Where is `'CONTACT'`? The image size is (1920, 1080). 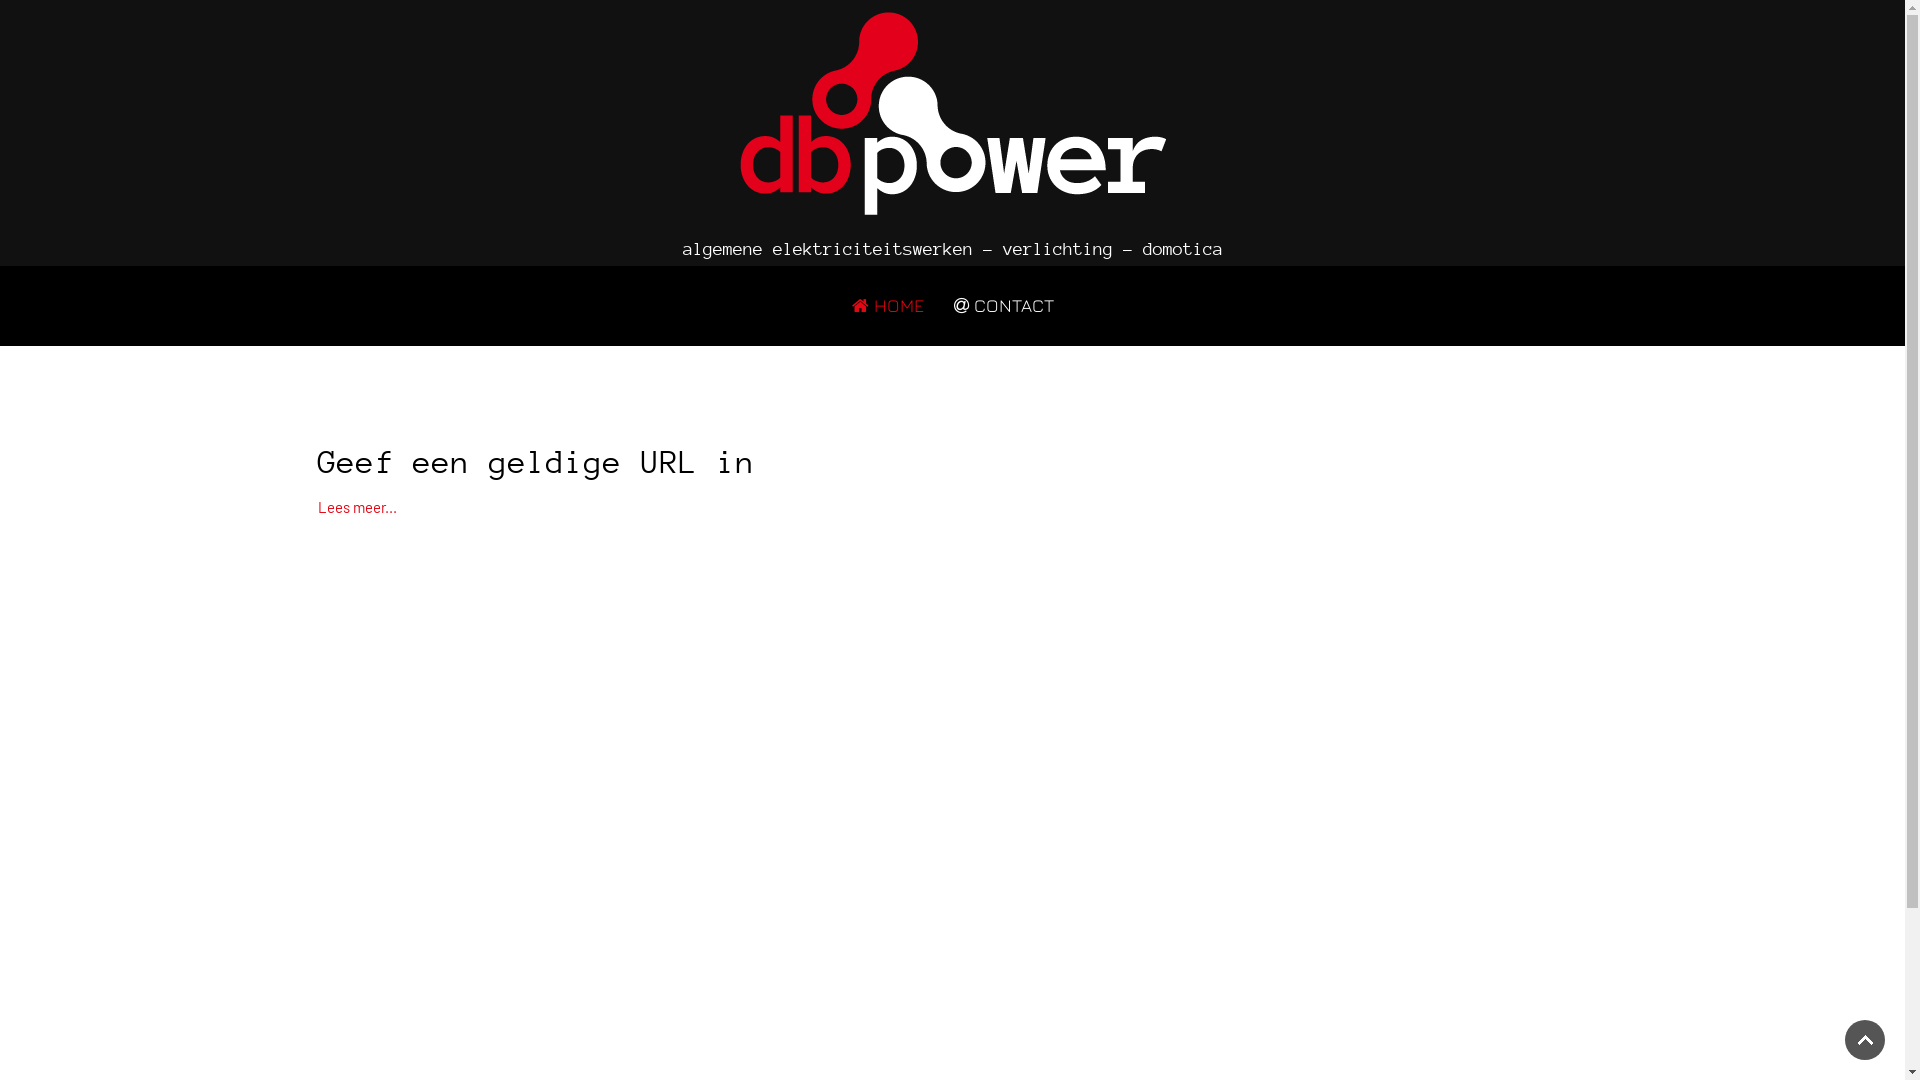
'CONTACT' is located at coordinates (936, 305).